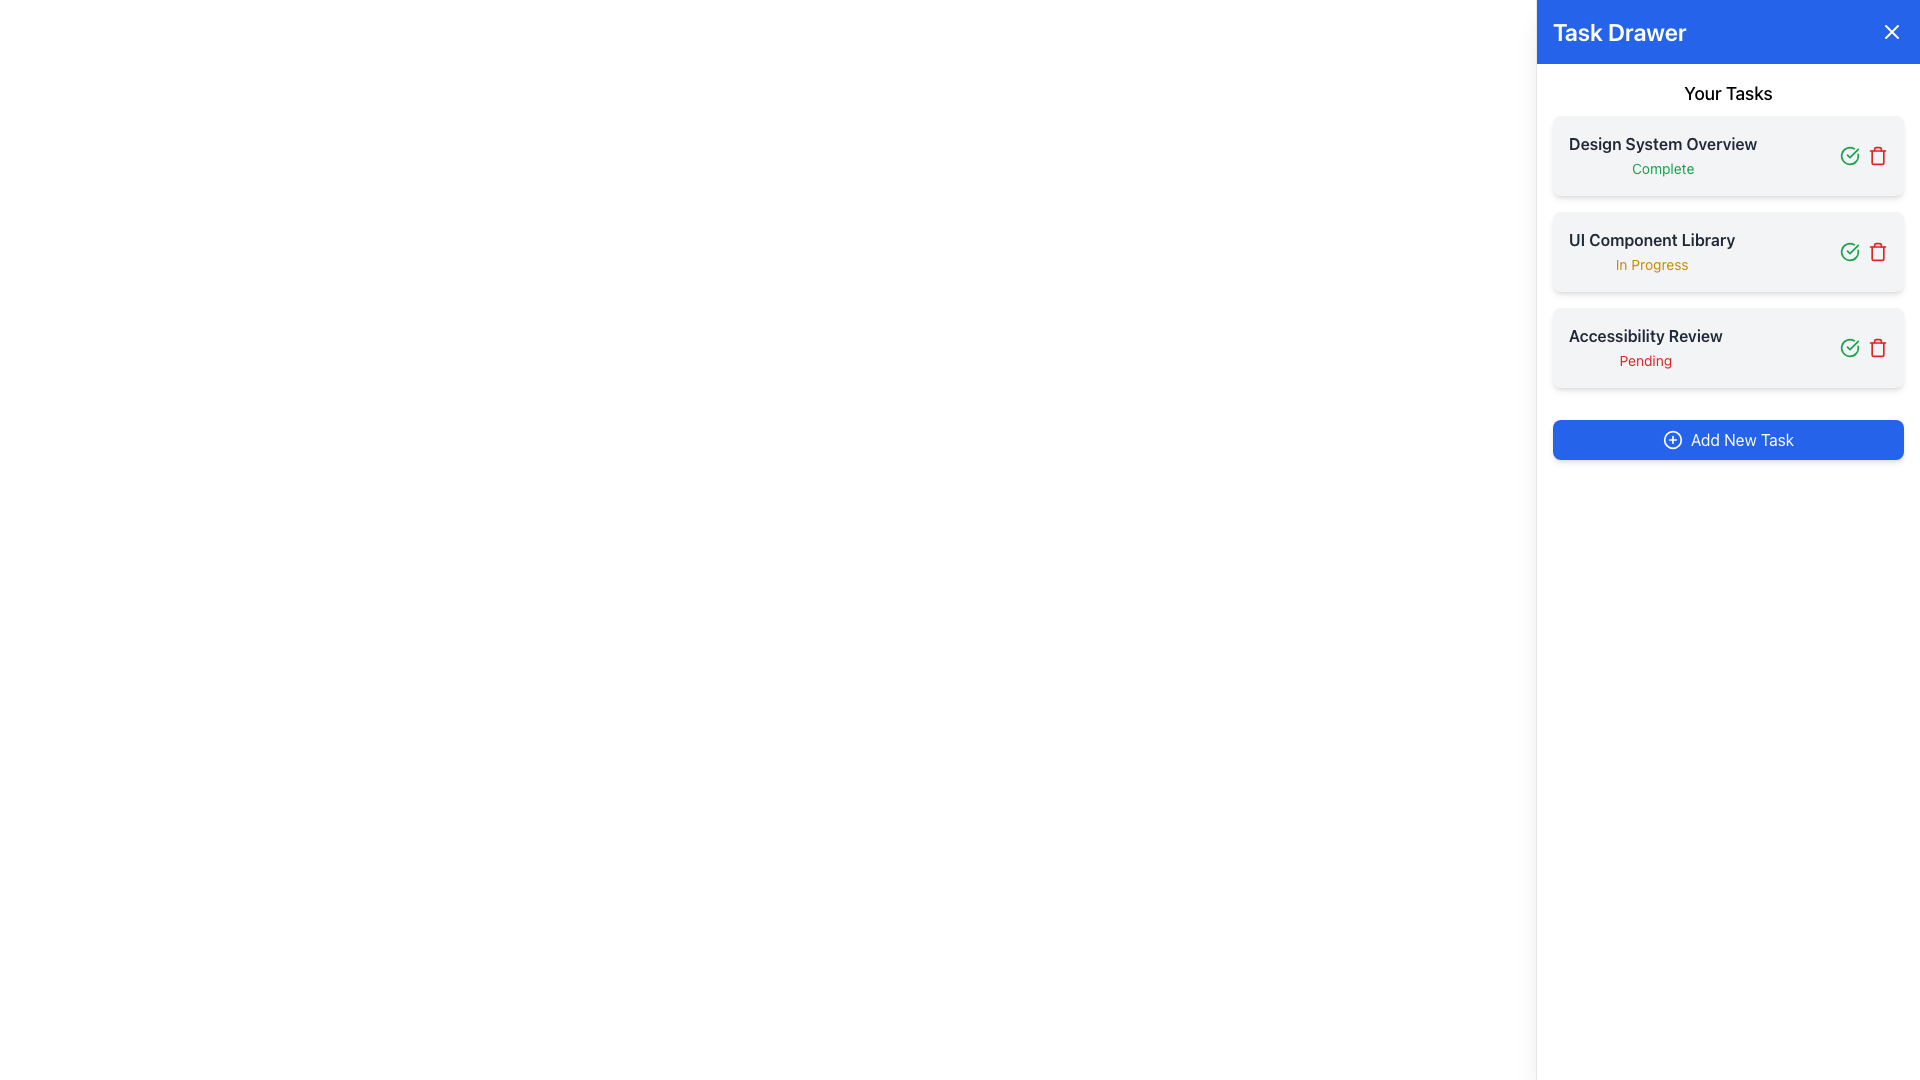  I want to click on the static text label indicating the status of the 'Accessibility Review' task as 'Pending', so click(1645, 360).